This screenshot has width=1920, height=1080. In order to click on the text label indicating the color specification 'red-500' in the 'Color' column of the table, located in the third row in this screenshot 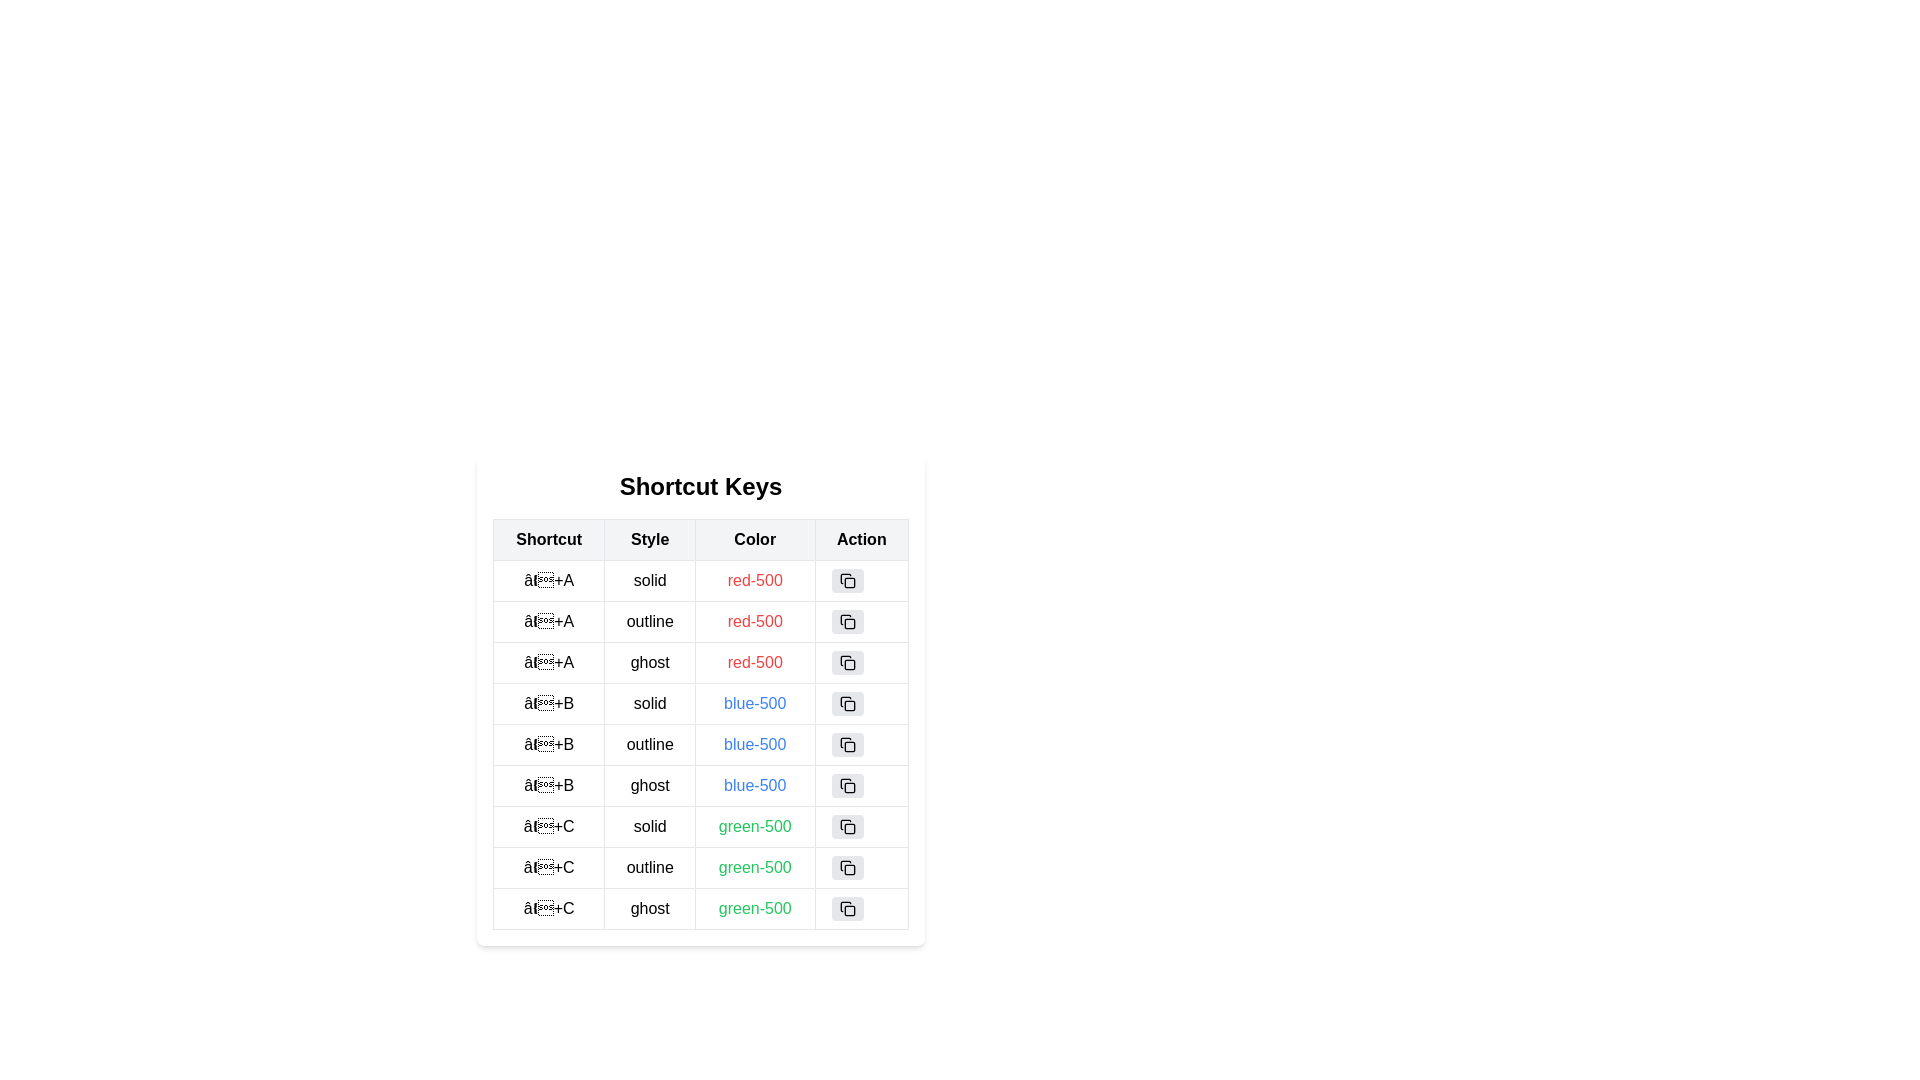, I will do `click(700, 663)`.